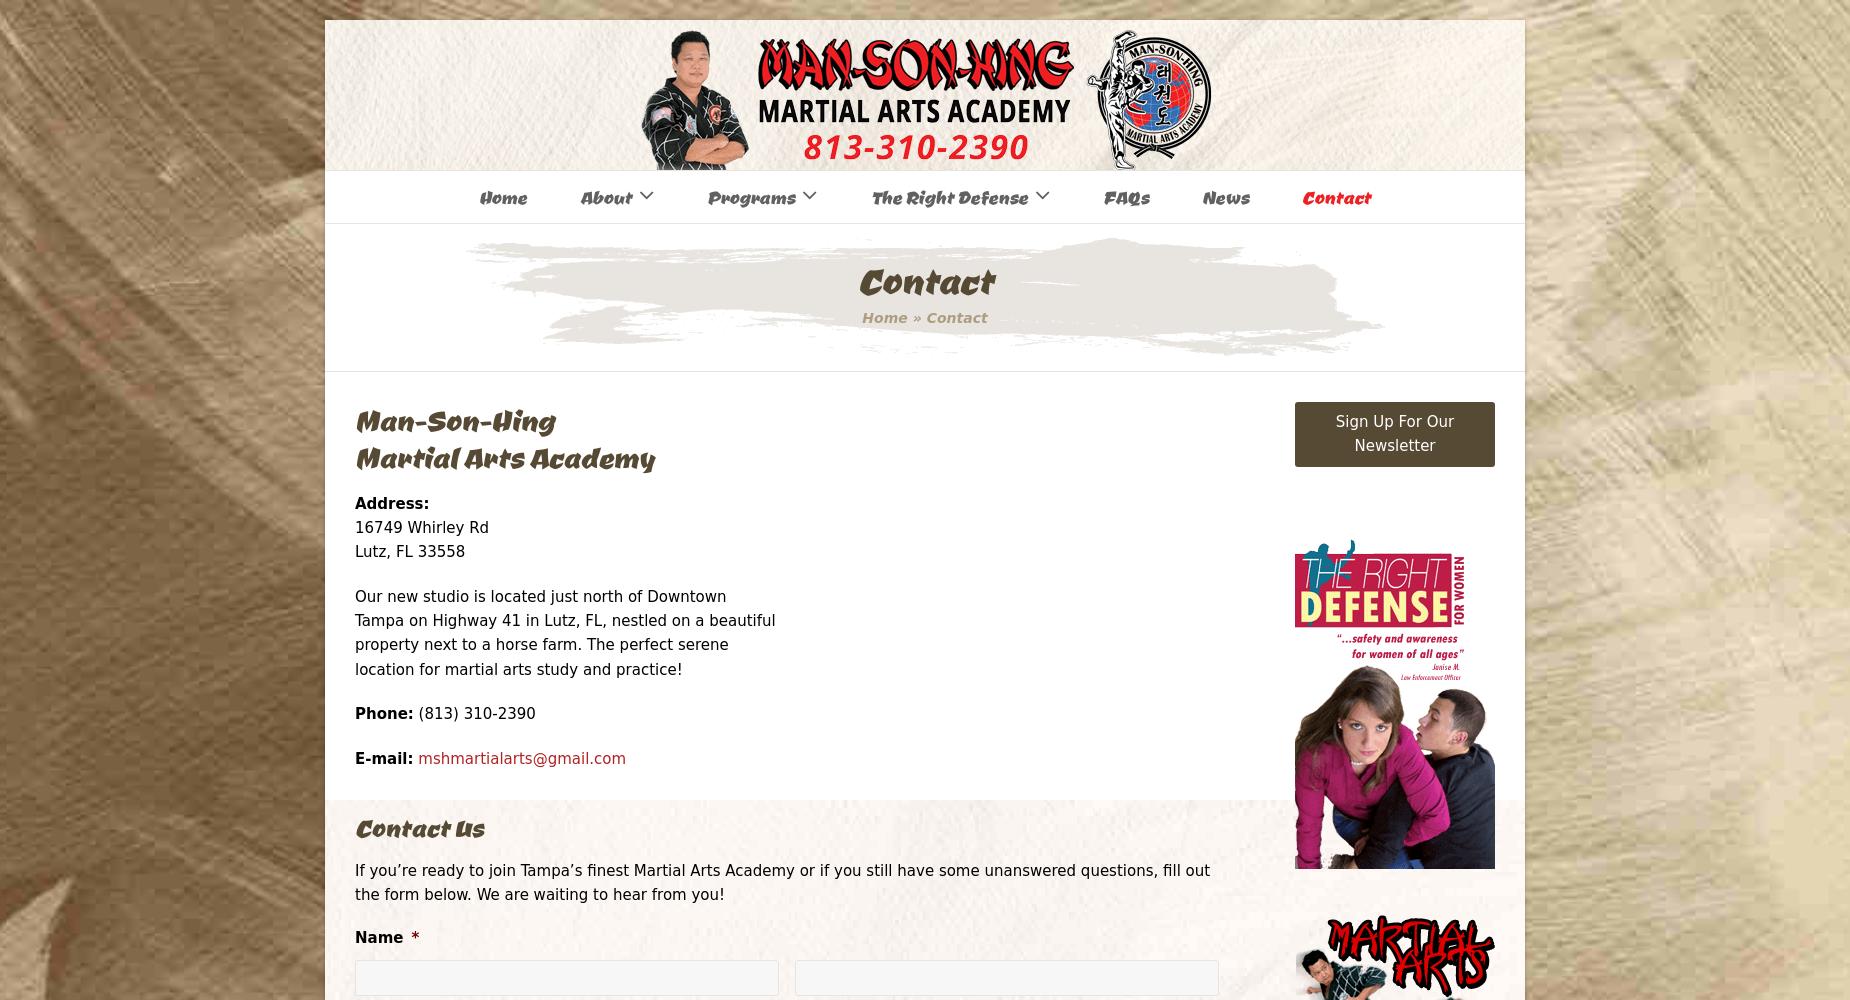  I want to click on 'Martial Arts Style', so click(567, 279).